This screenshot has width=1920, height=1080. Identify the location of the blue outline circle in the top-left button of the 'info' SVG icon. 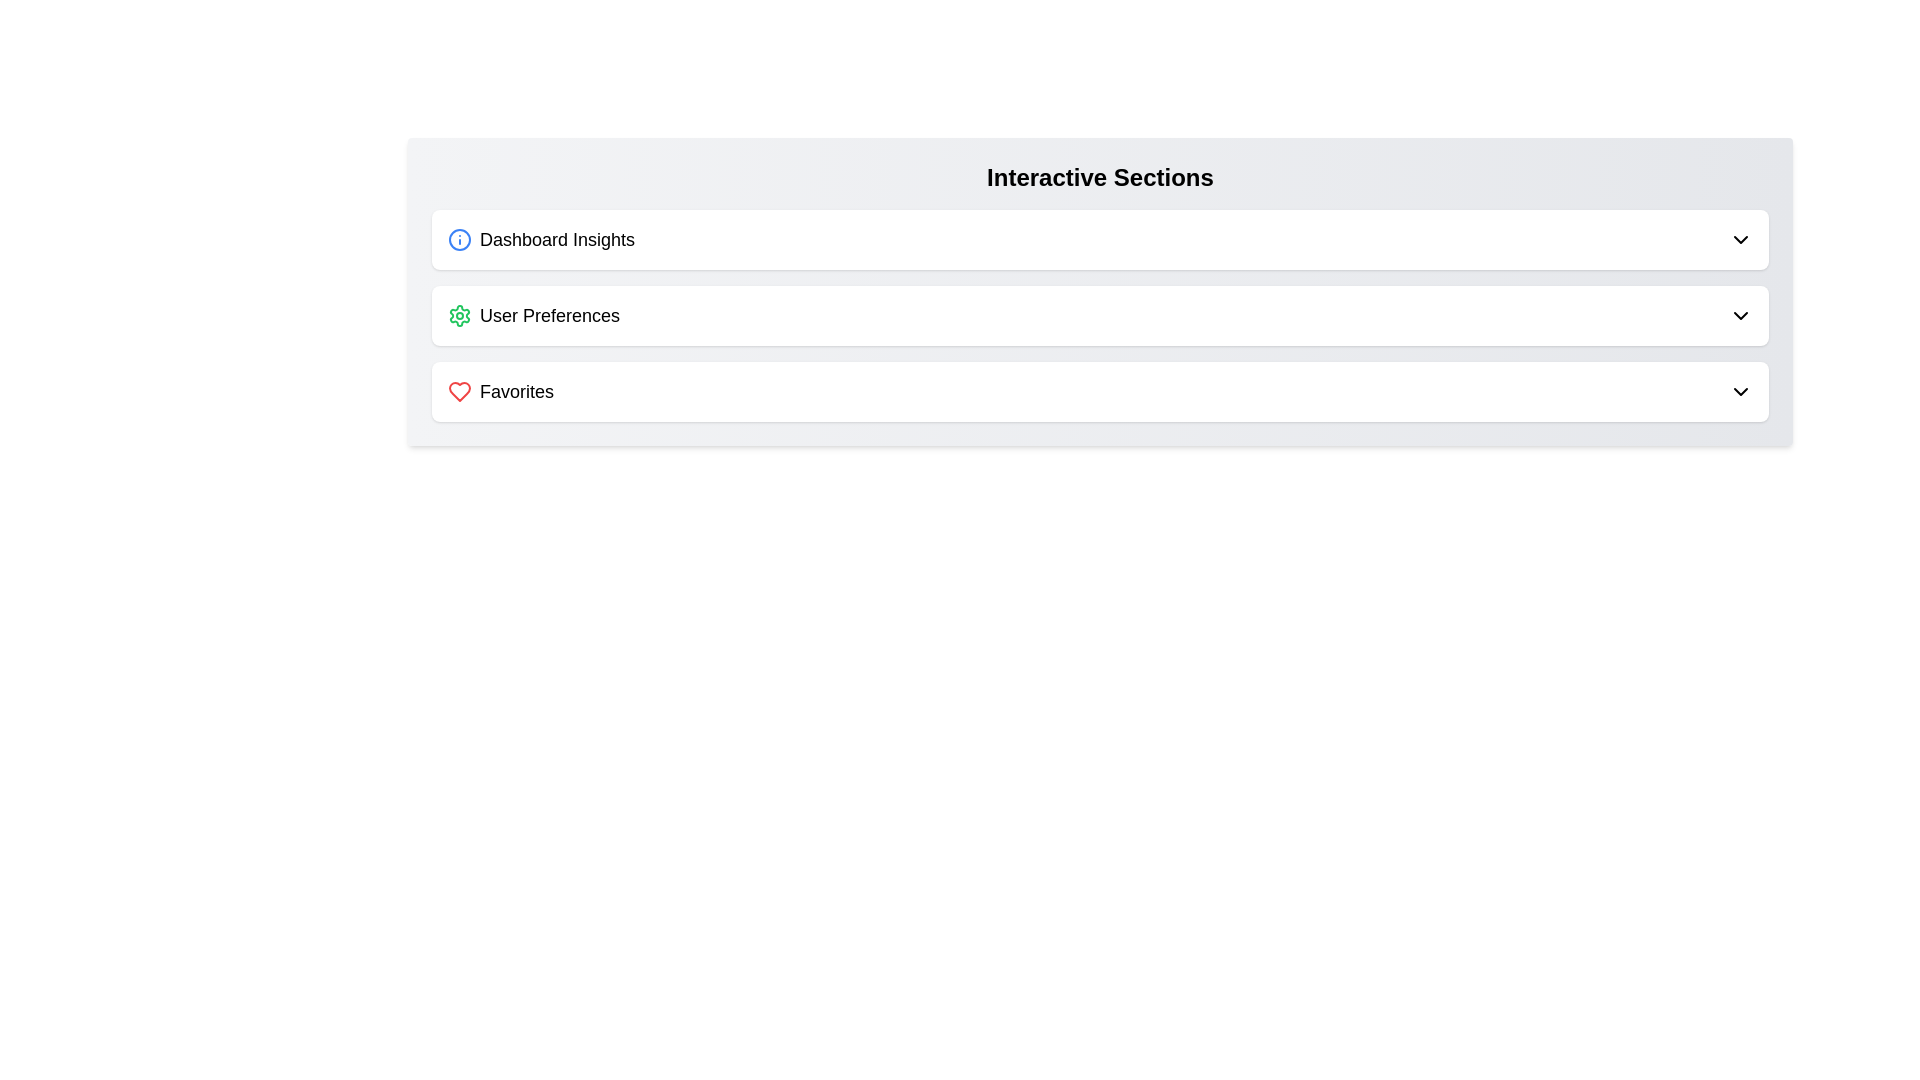
(459, 238).